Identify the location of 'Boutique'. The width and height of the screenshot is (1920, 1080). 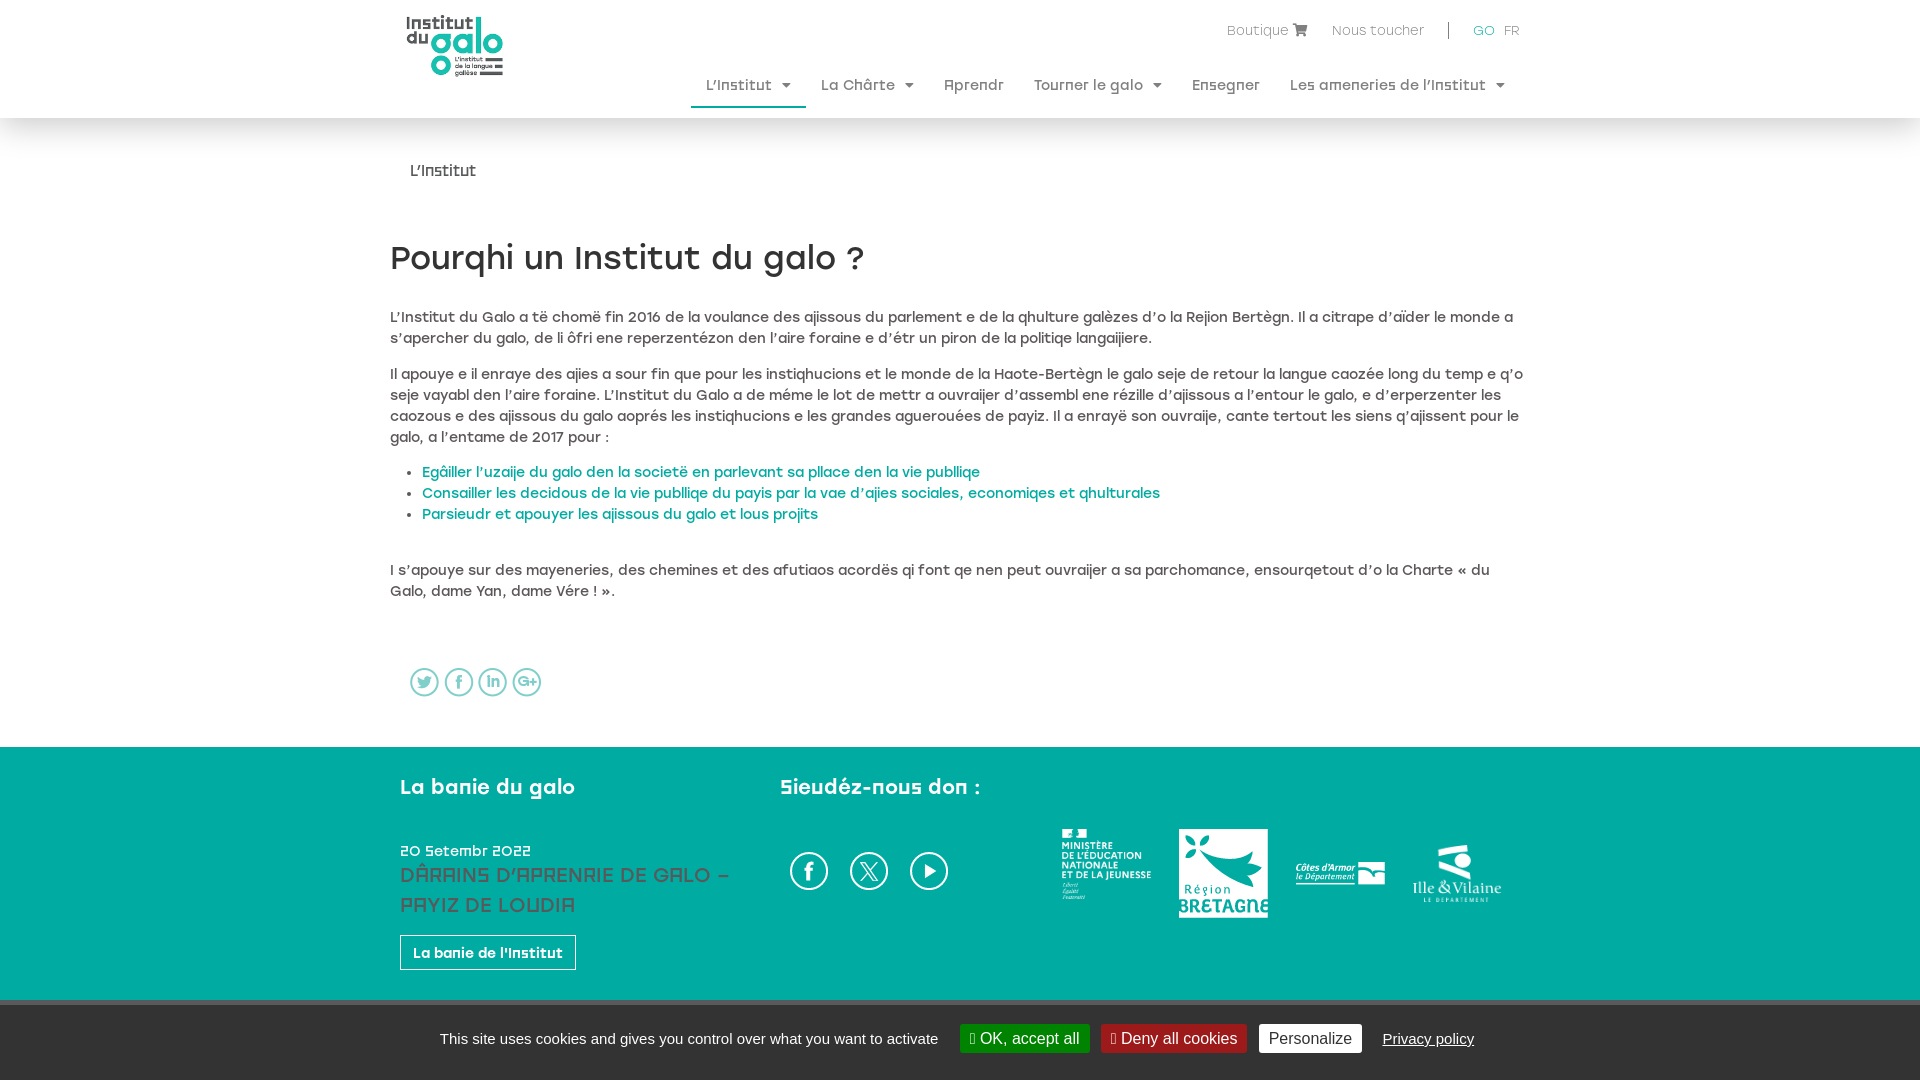
(1256, 30).